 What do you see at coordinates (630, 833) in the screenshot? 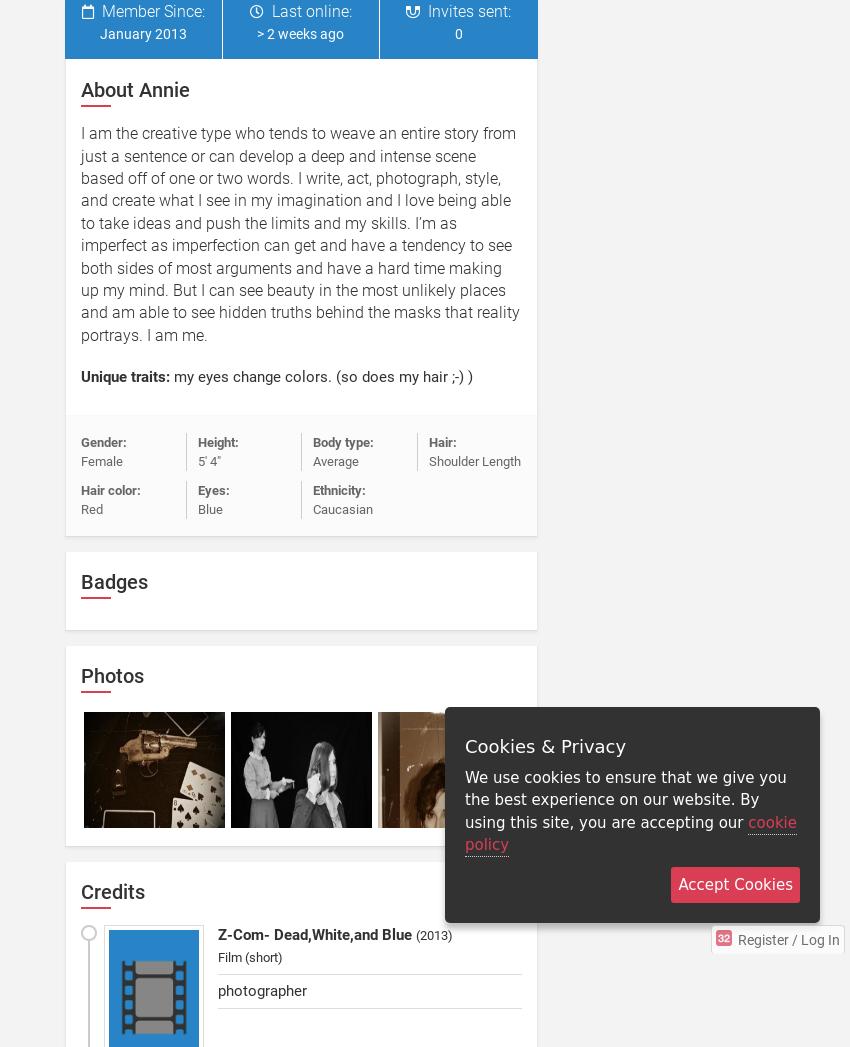
I see `'cookie policy'` at bounding box center [630, 833].